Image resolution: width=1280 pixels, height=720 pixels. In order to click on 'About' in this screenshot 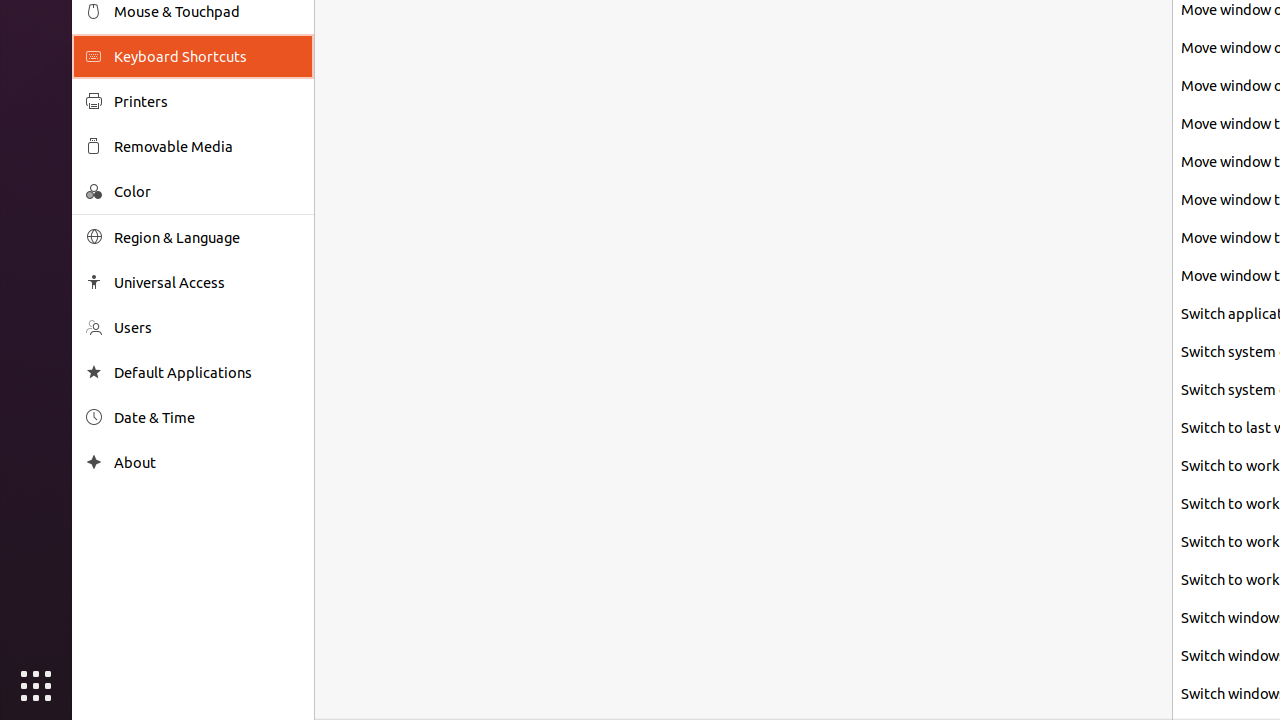, I will do `click(206, 462)`.